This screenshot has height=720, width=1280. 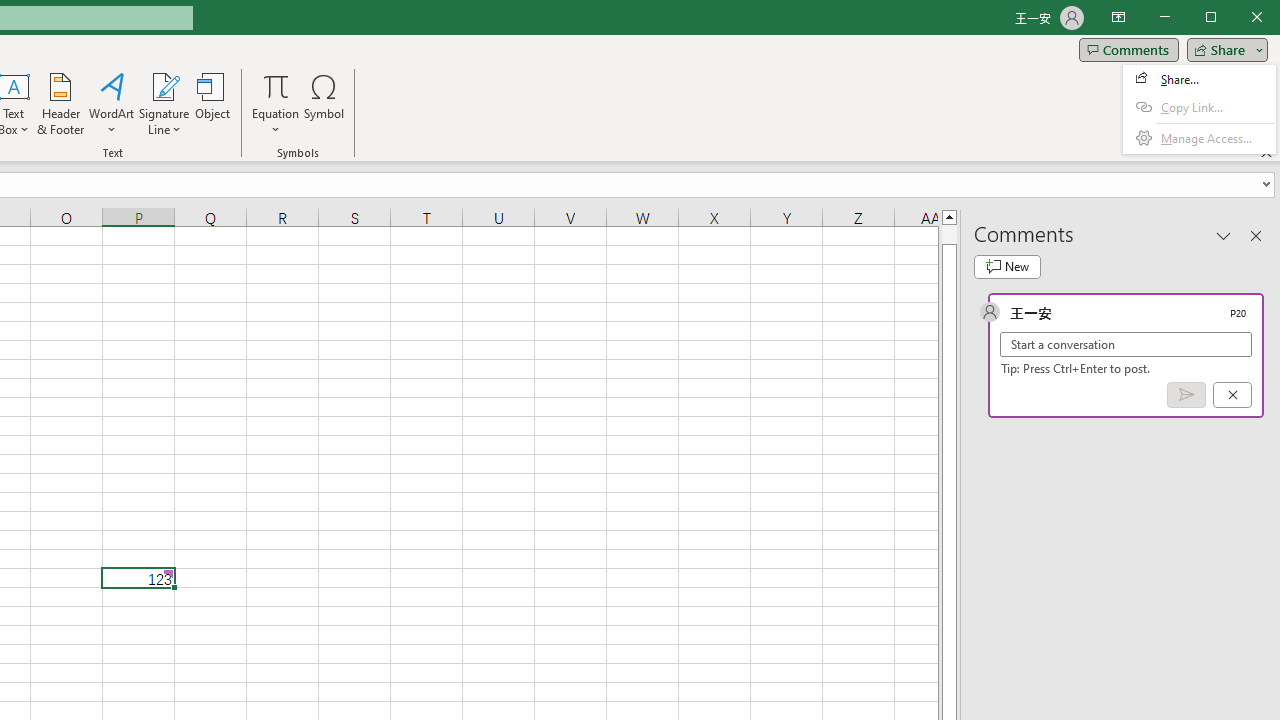 I want to click on 'WordArt', so click(x=111, y=104).